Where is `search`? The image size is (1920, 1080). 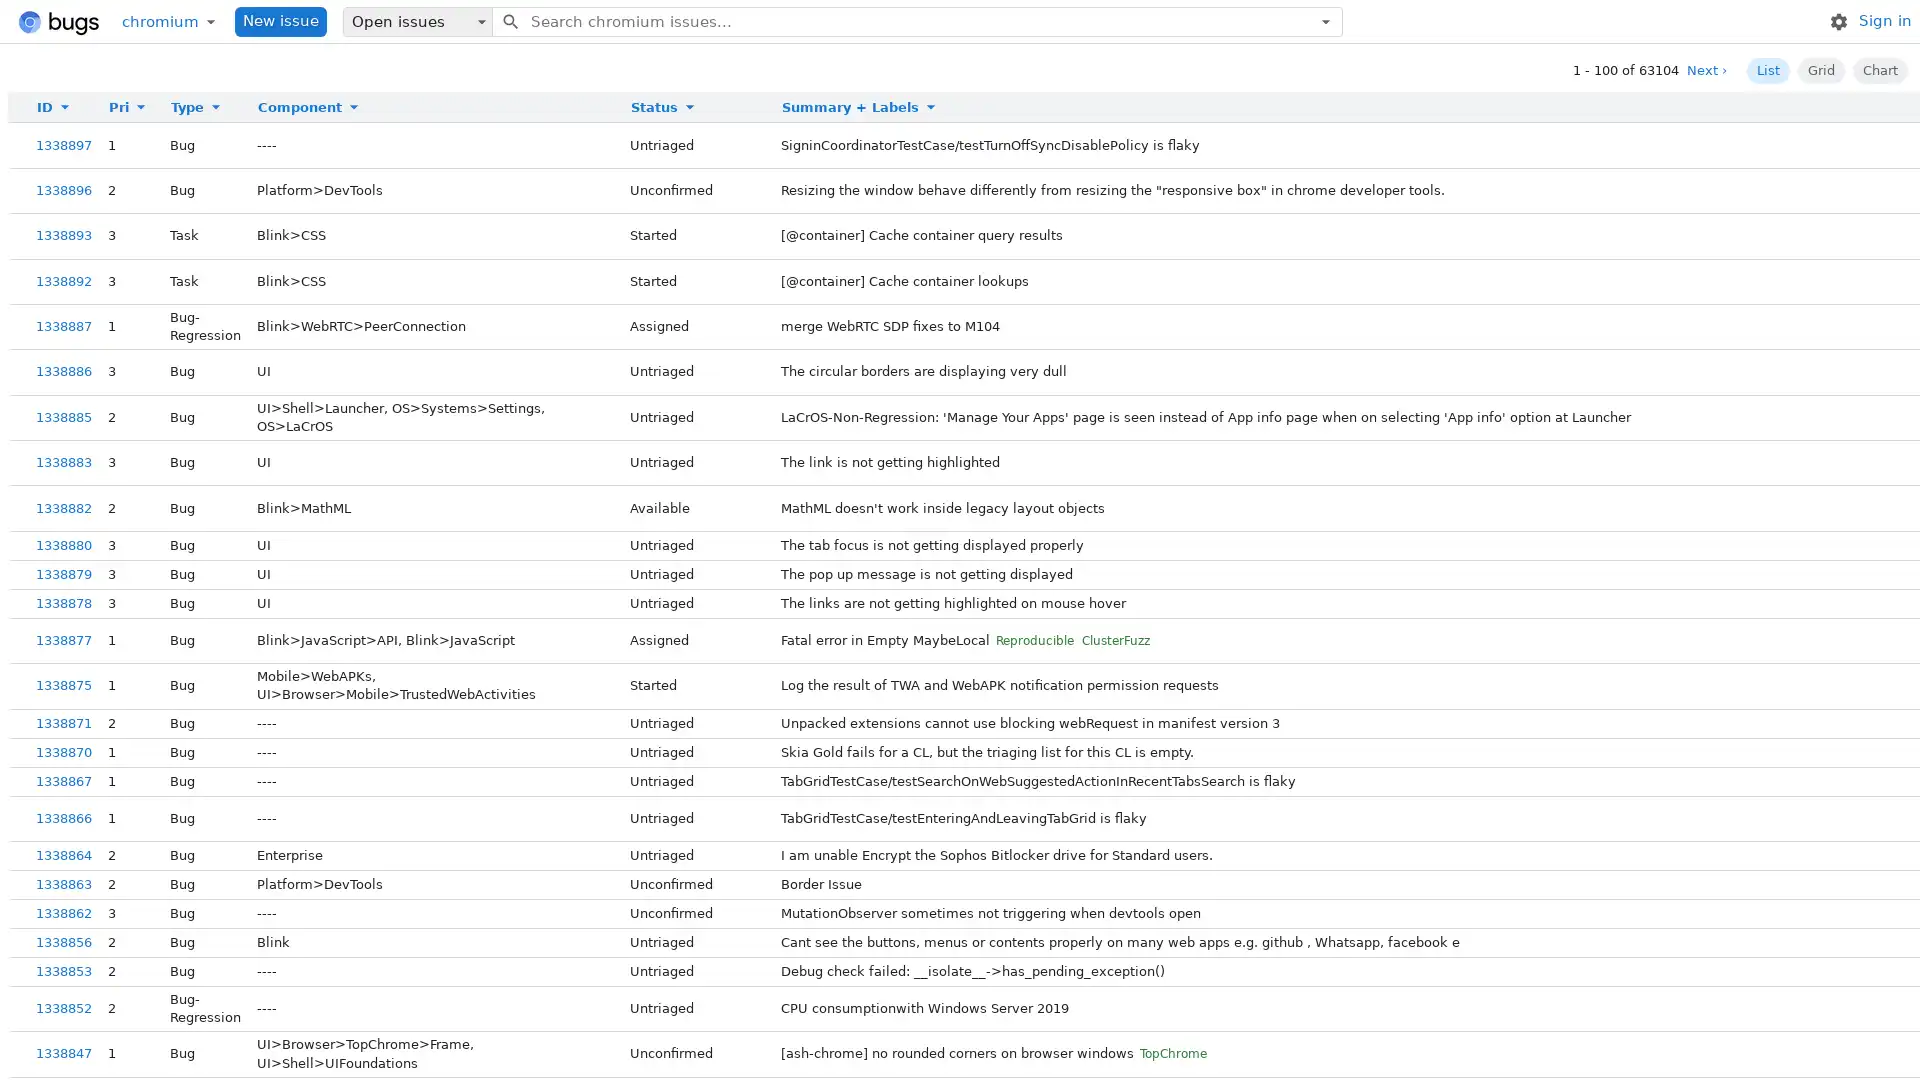 search is located at coordinates (509, 20).